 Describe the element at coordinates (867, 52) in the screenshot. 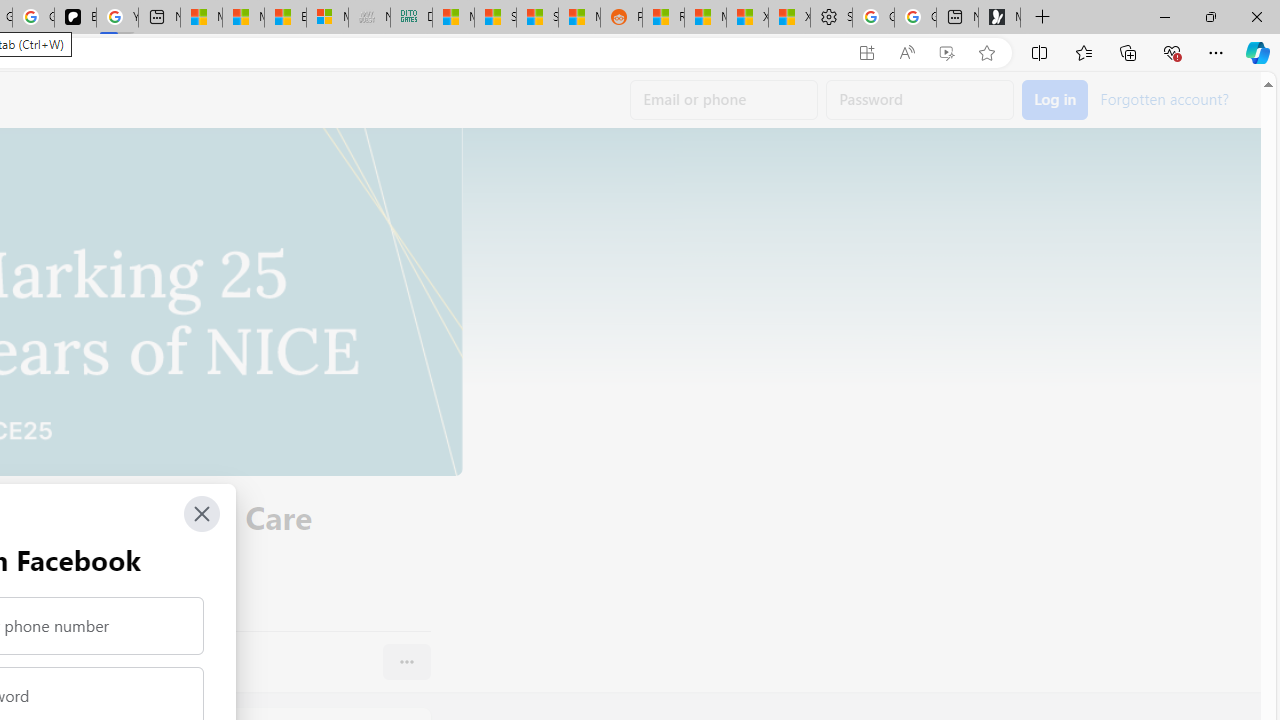

I see `'App available. Install Facebook'` at that location.